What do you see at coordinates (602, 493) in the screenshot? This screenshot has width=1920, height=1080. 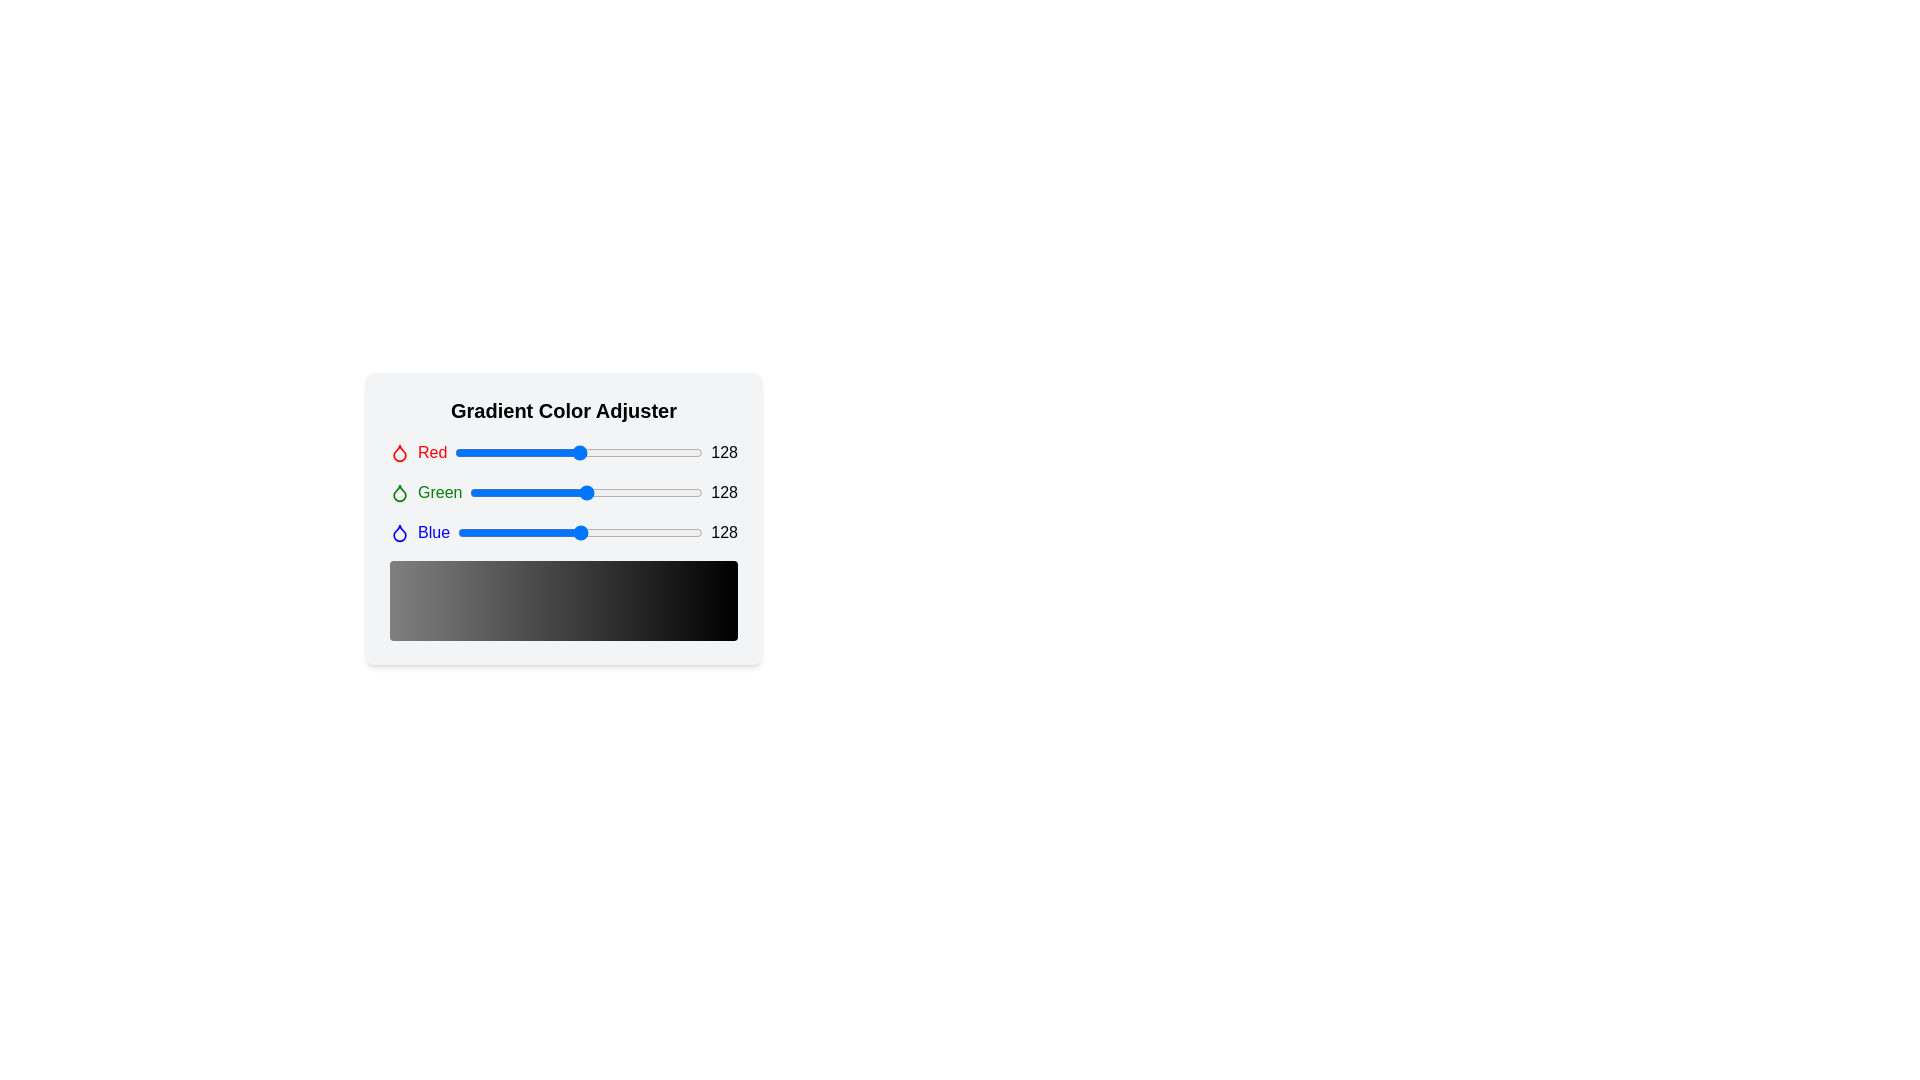 I see `the green slider to 146` at bounding box center [602, 493].